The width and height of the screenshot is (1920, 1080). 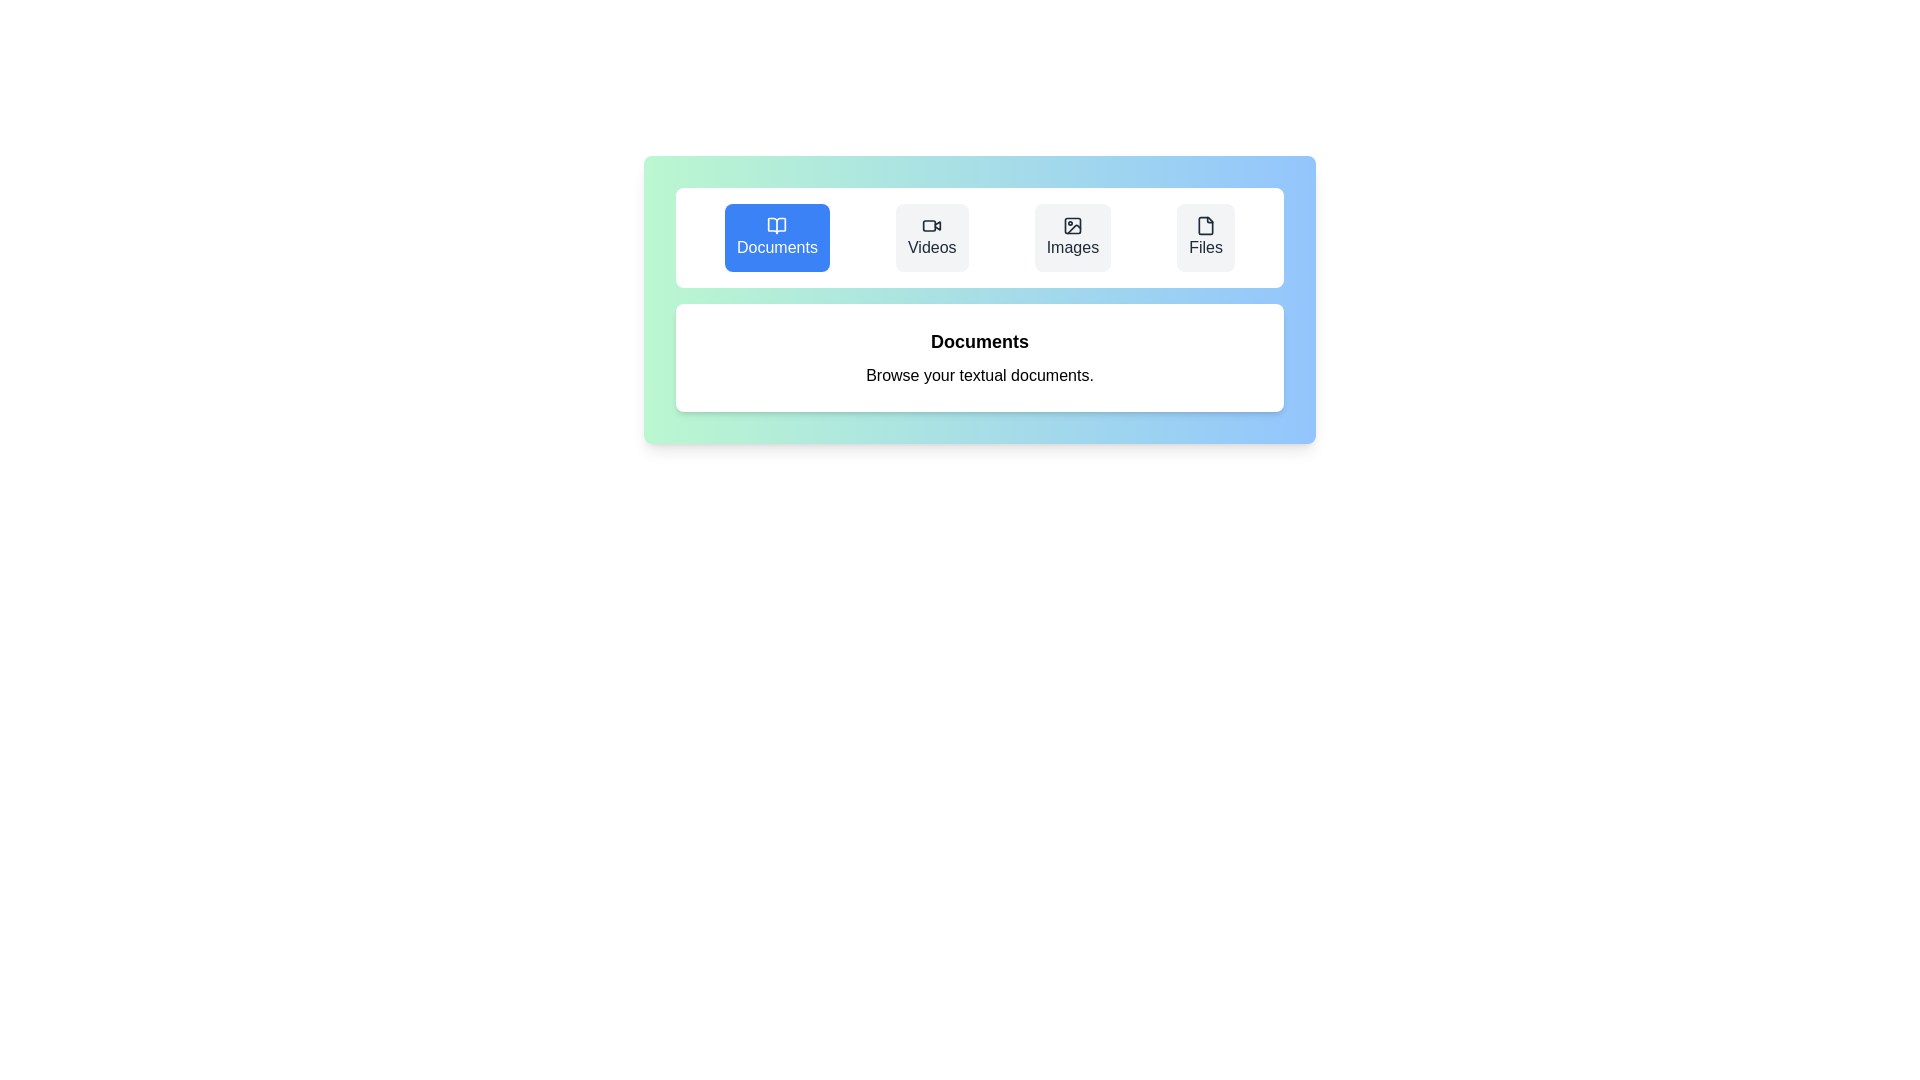 What do you see at coordinates (931, 237) in the screenshot?
I see `the Videos tab by clicking on the corresponding button` at bounding box center [931, 237].